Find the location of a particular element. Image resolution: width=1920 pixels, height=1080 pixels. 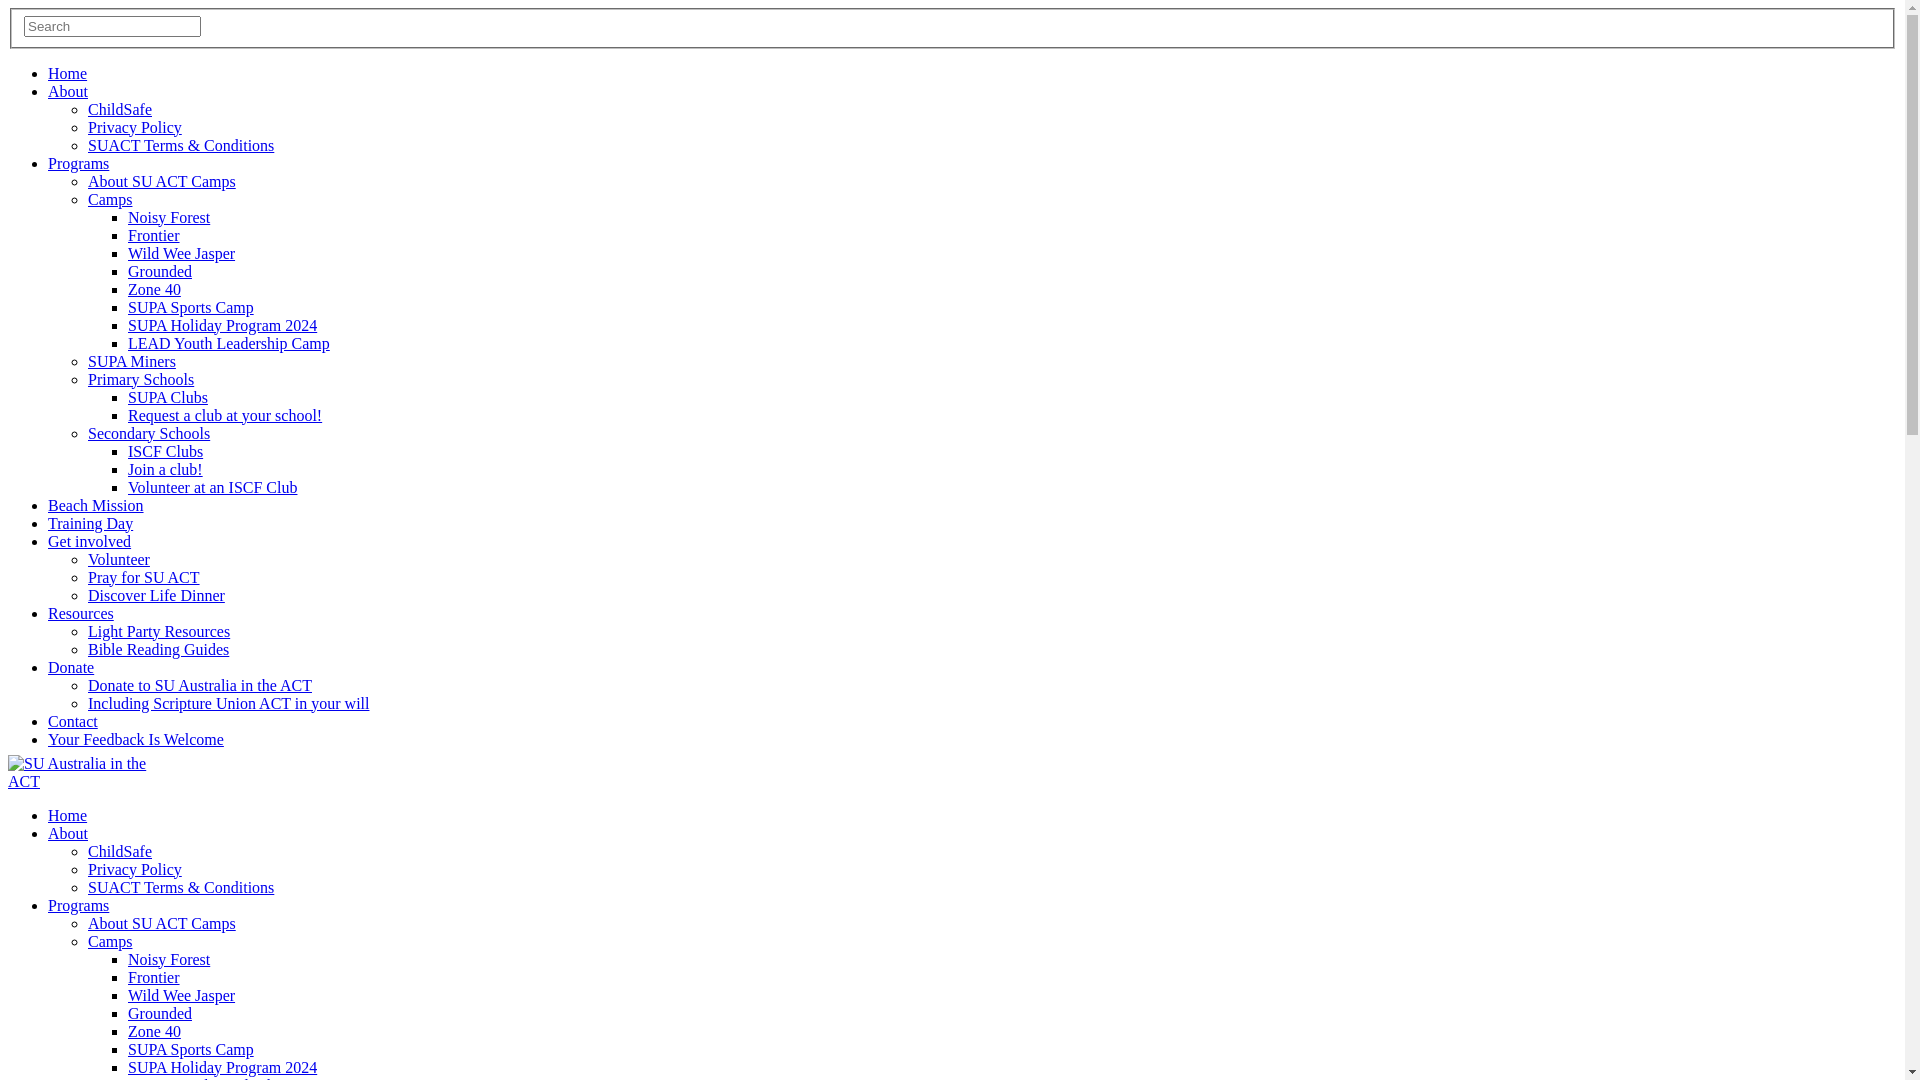

'Frontier' is located at coordinates (152, 234).